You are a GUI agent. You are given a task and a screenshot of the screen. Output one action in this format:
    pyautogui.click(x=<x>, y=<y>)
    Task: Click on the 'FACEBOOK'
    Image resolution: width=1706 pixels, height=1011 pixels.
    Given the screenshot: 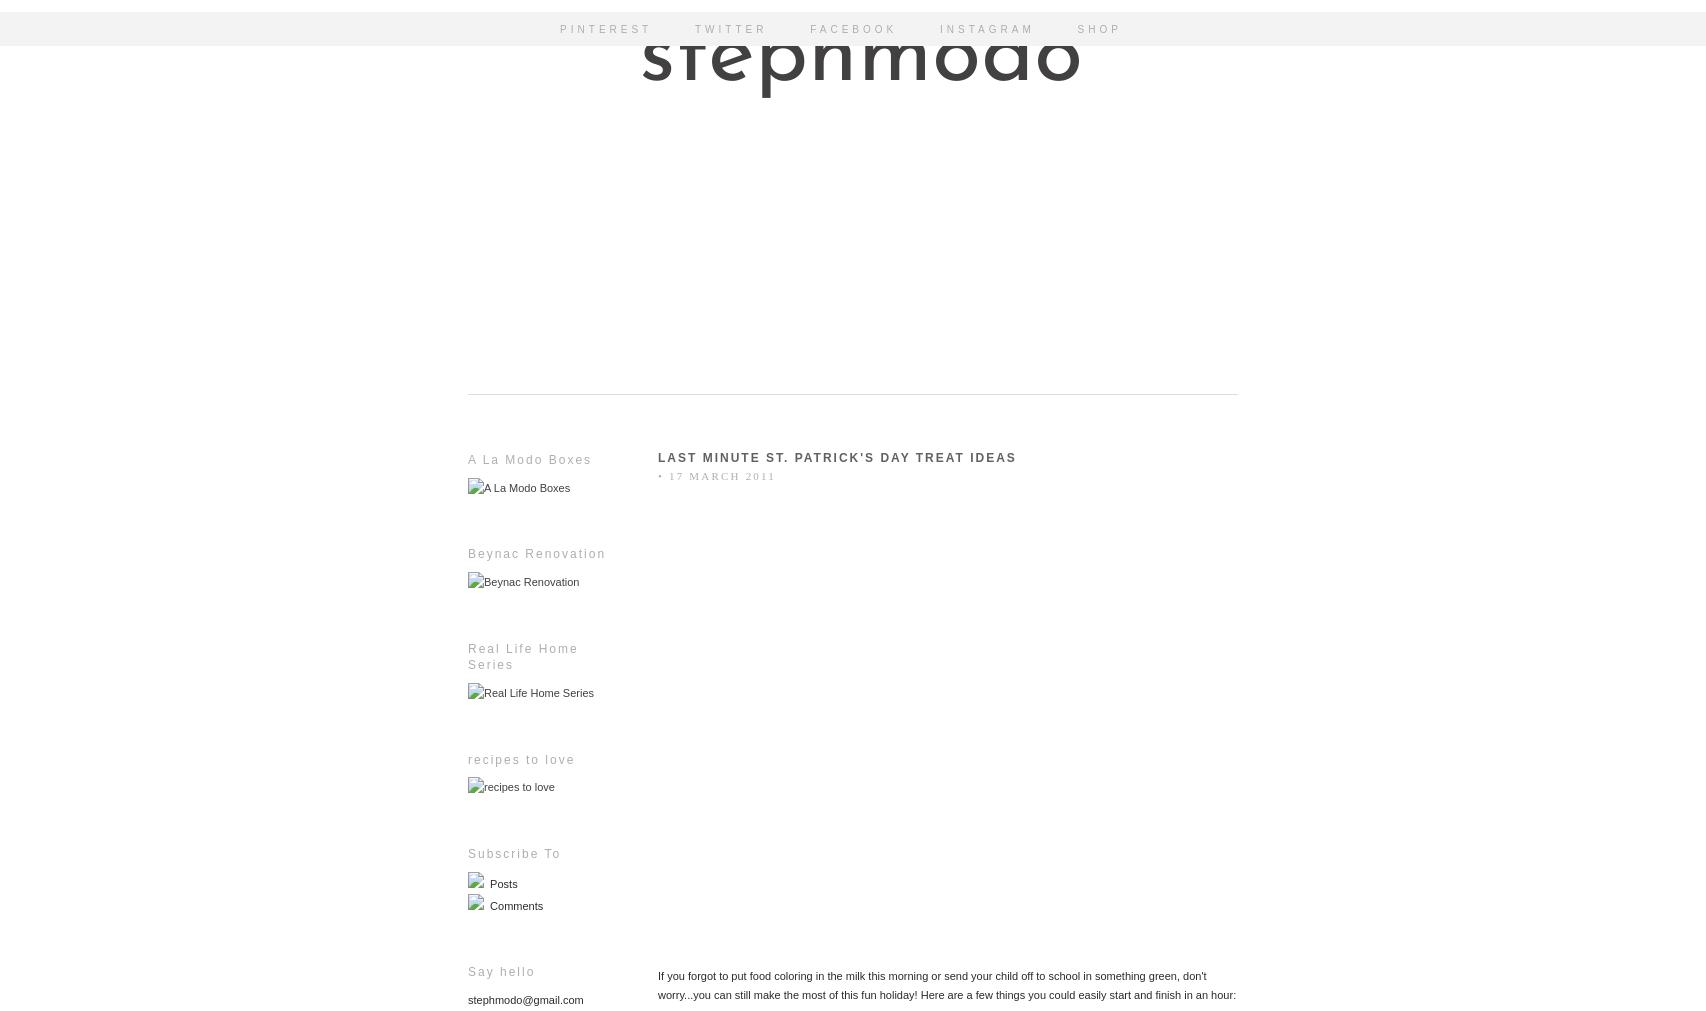 What is the action you would take?
    pyautogui.click(x=853, y=28)
    